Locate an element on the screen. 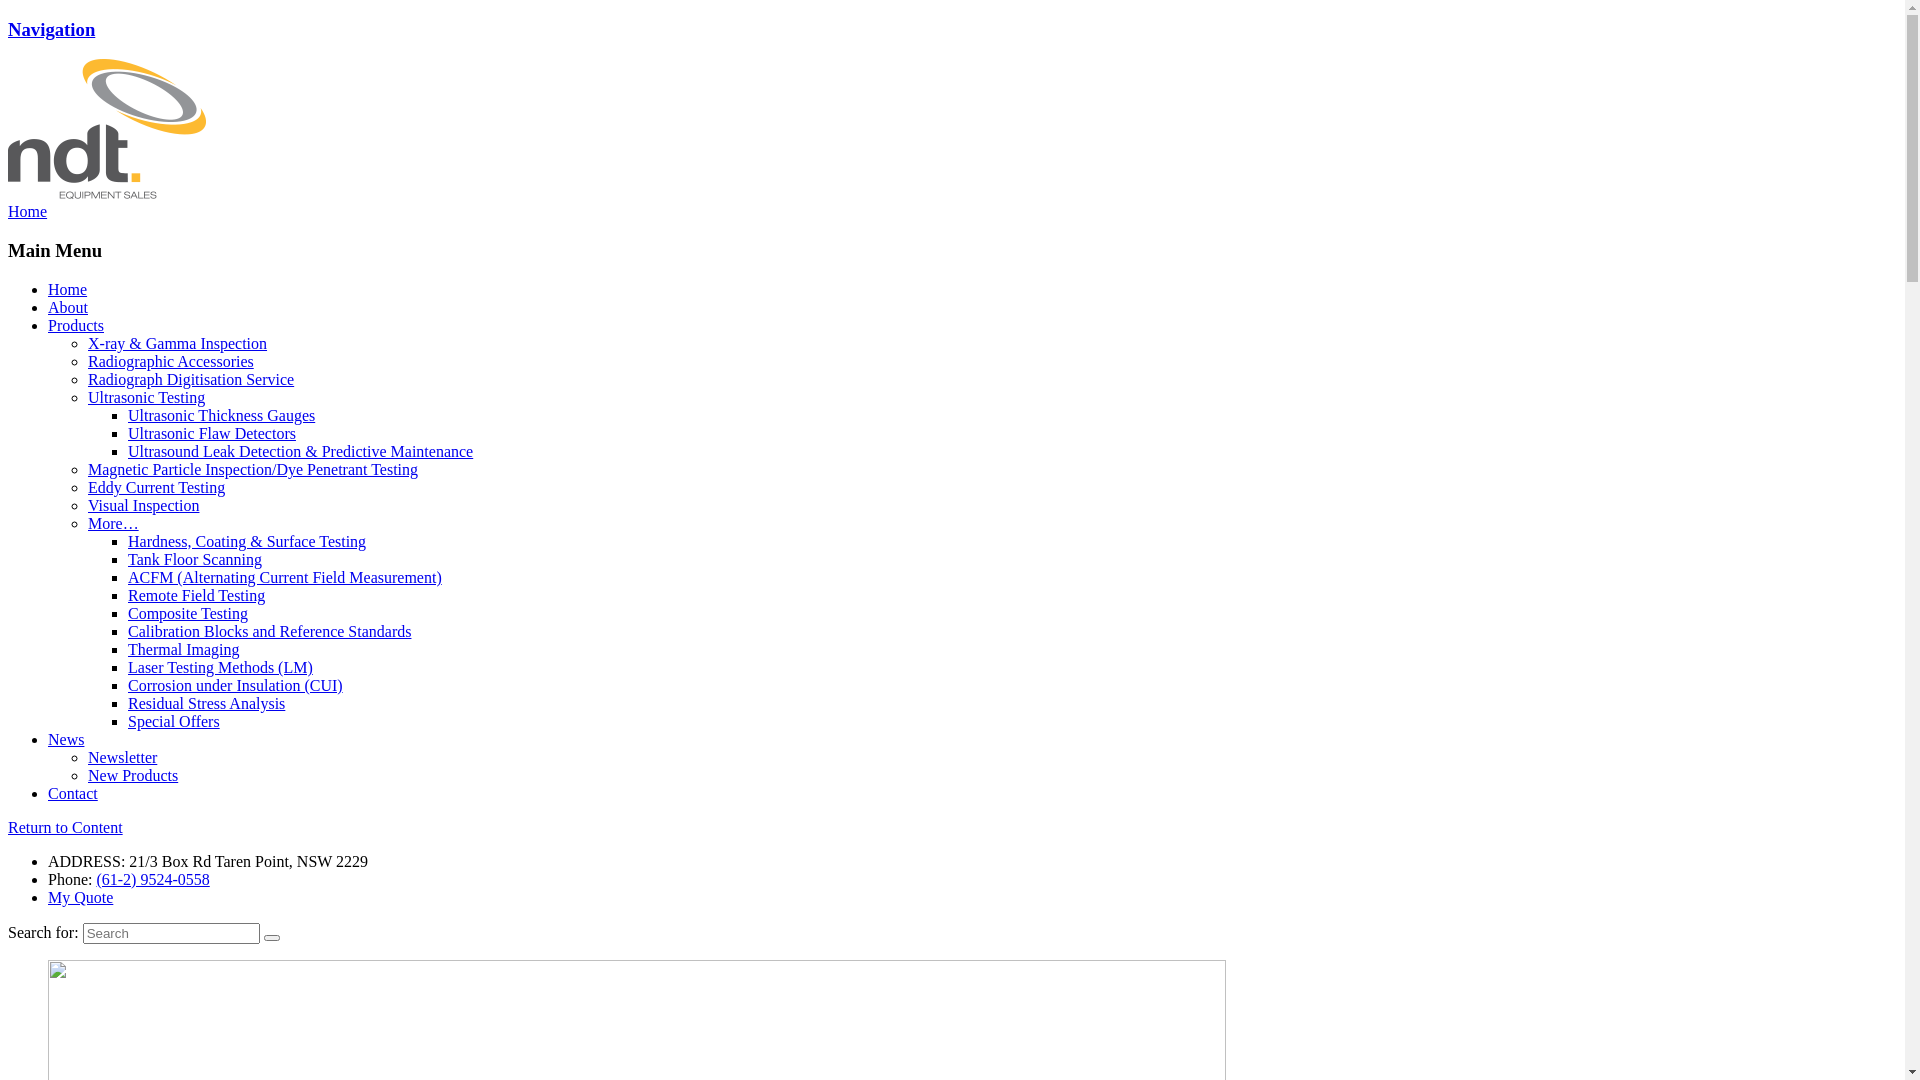 The width and height of the screenshot is (1920, 1080). 'My Quote' is located at coordinates (80, 896).